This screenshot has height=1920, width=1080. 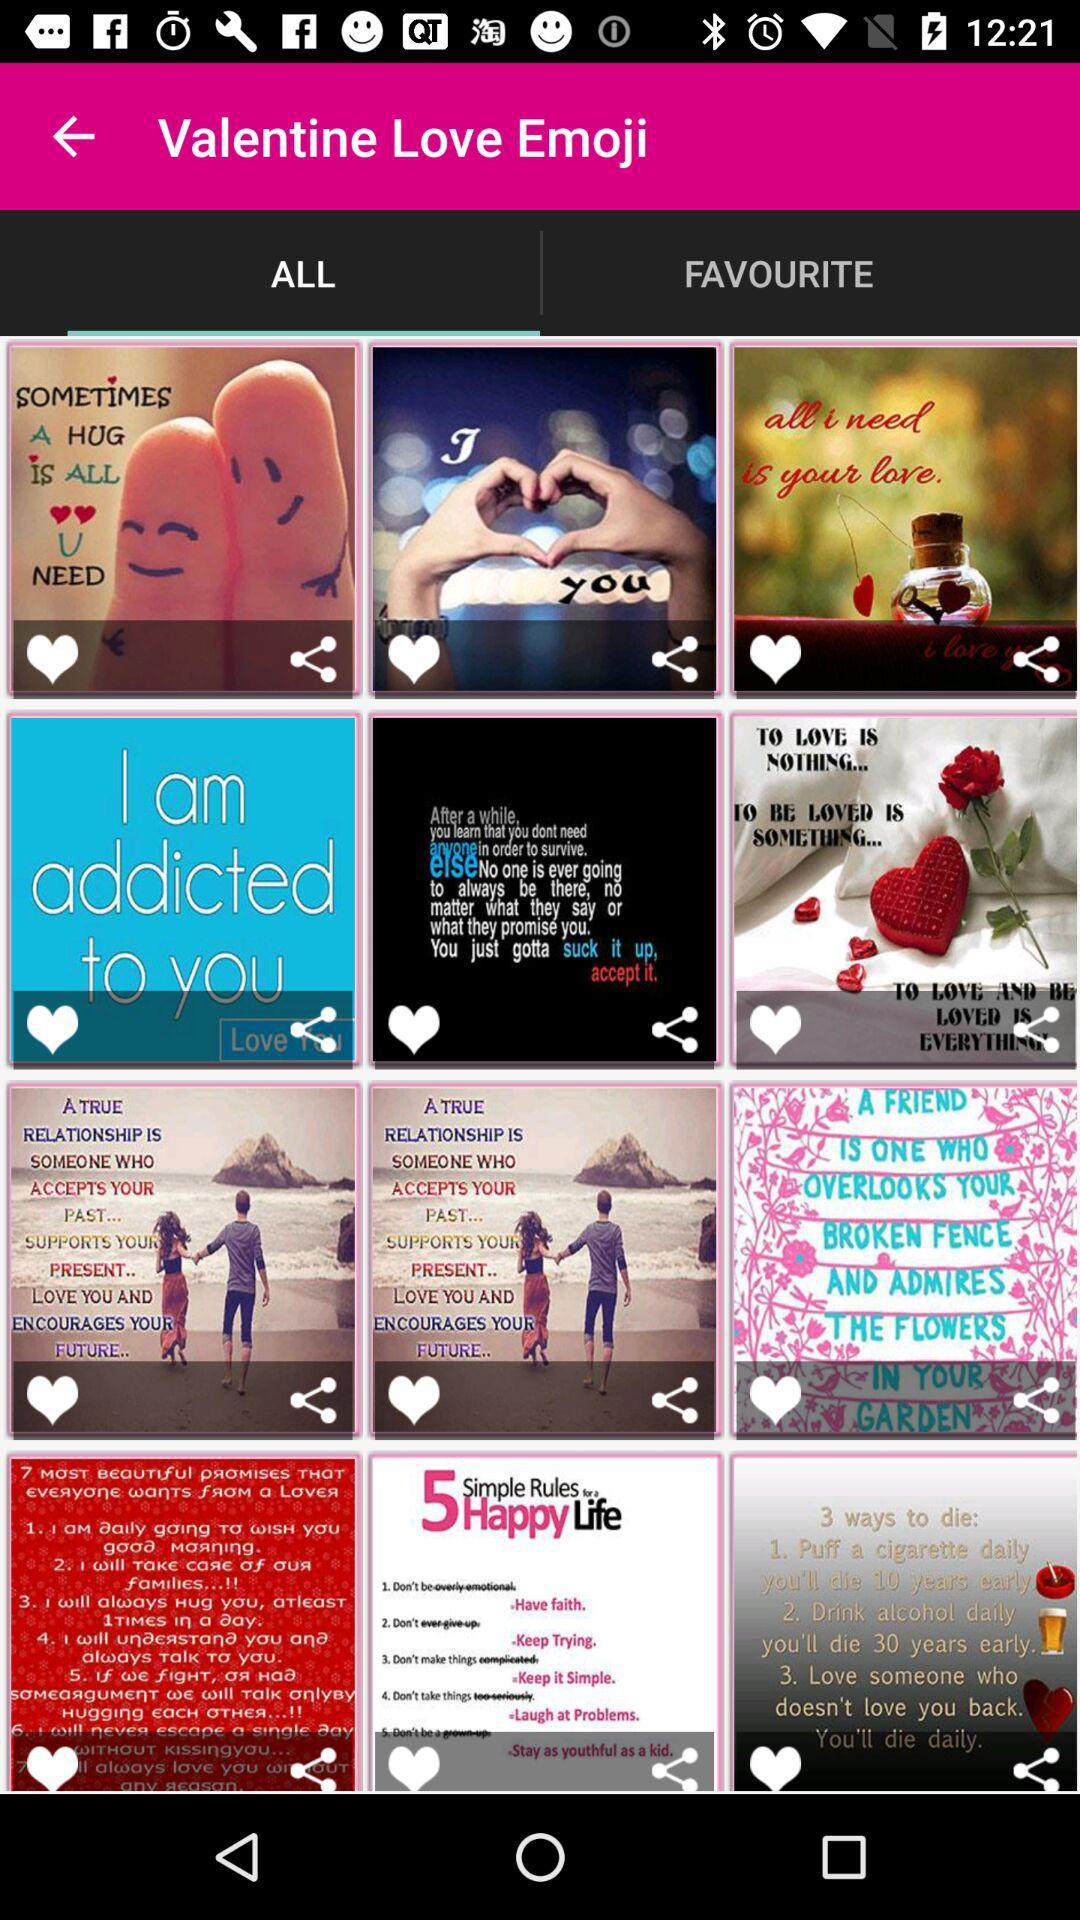 I want to click on share the emoji, so click(x=1035, y=1399).